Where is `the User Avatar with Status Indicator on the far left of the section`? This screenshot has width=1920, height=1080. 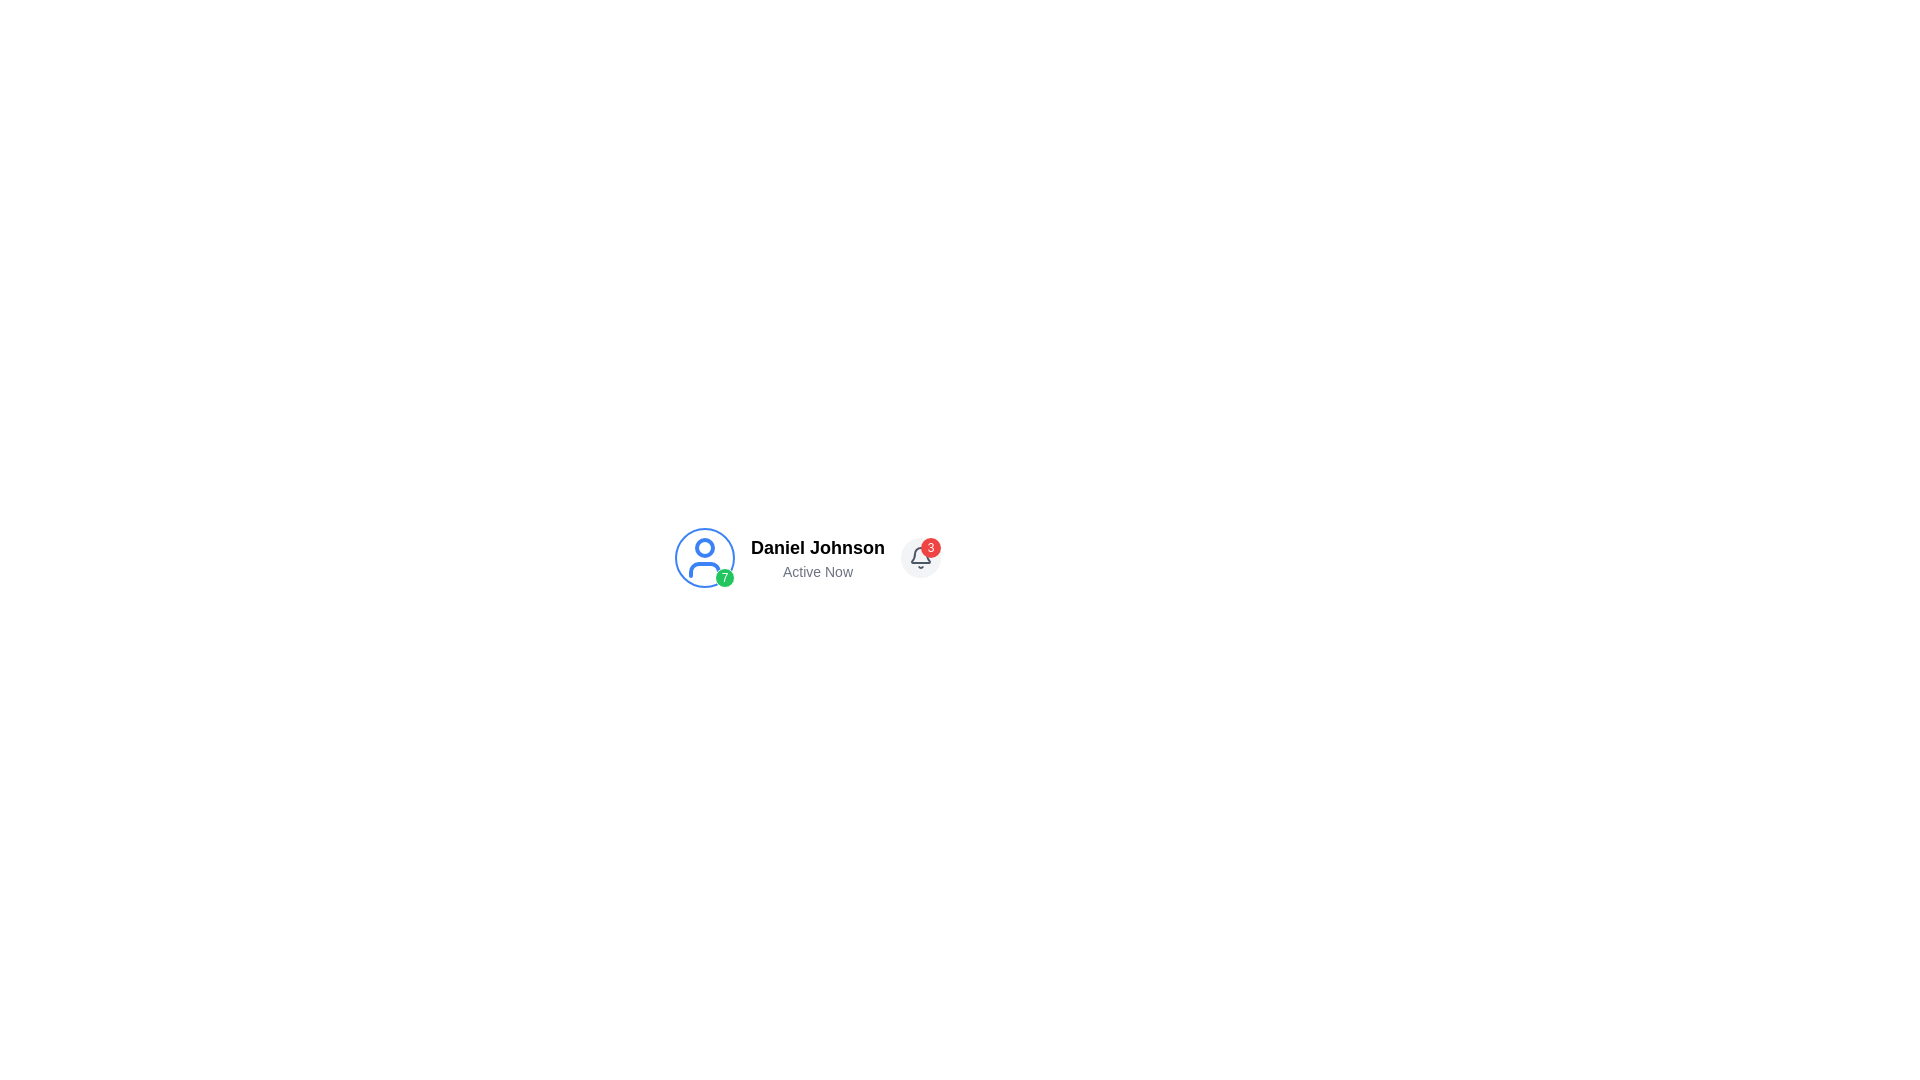 the User Avatar with Status Indicator on the far left of the section is located at coordinates (705, 558).